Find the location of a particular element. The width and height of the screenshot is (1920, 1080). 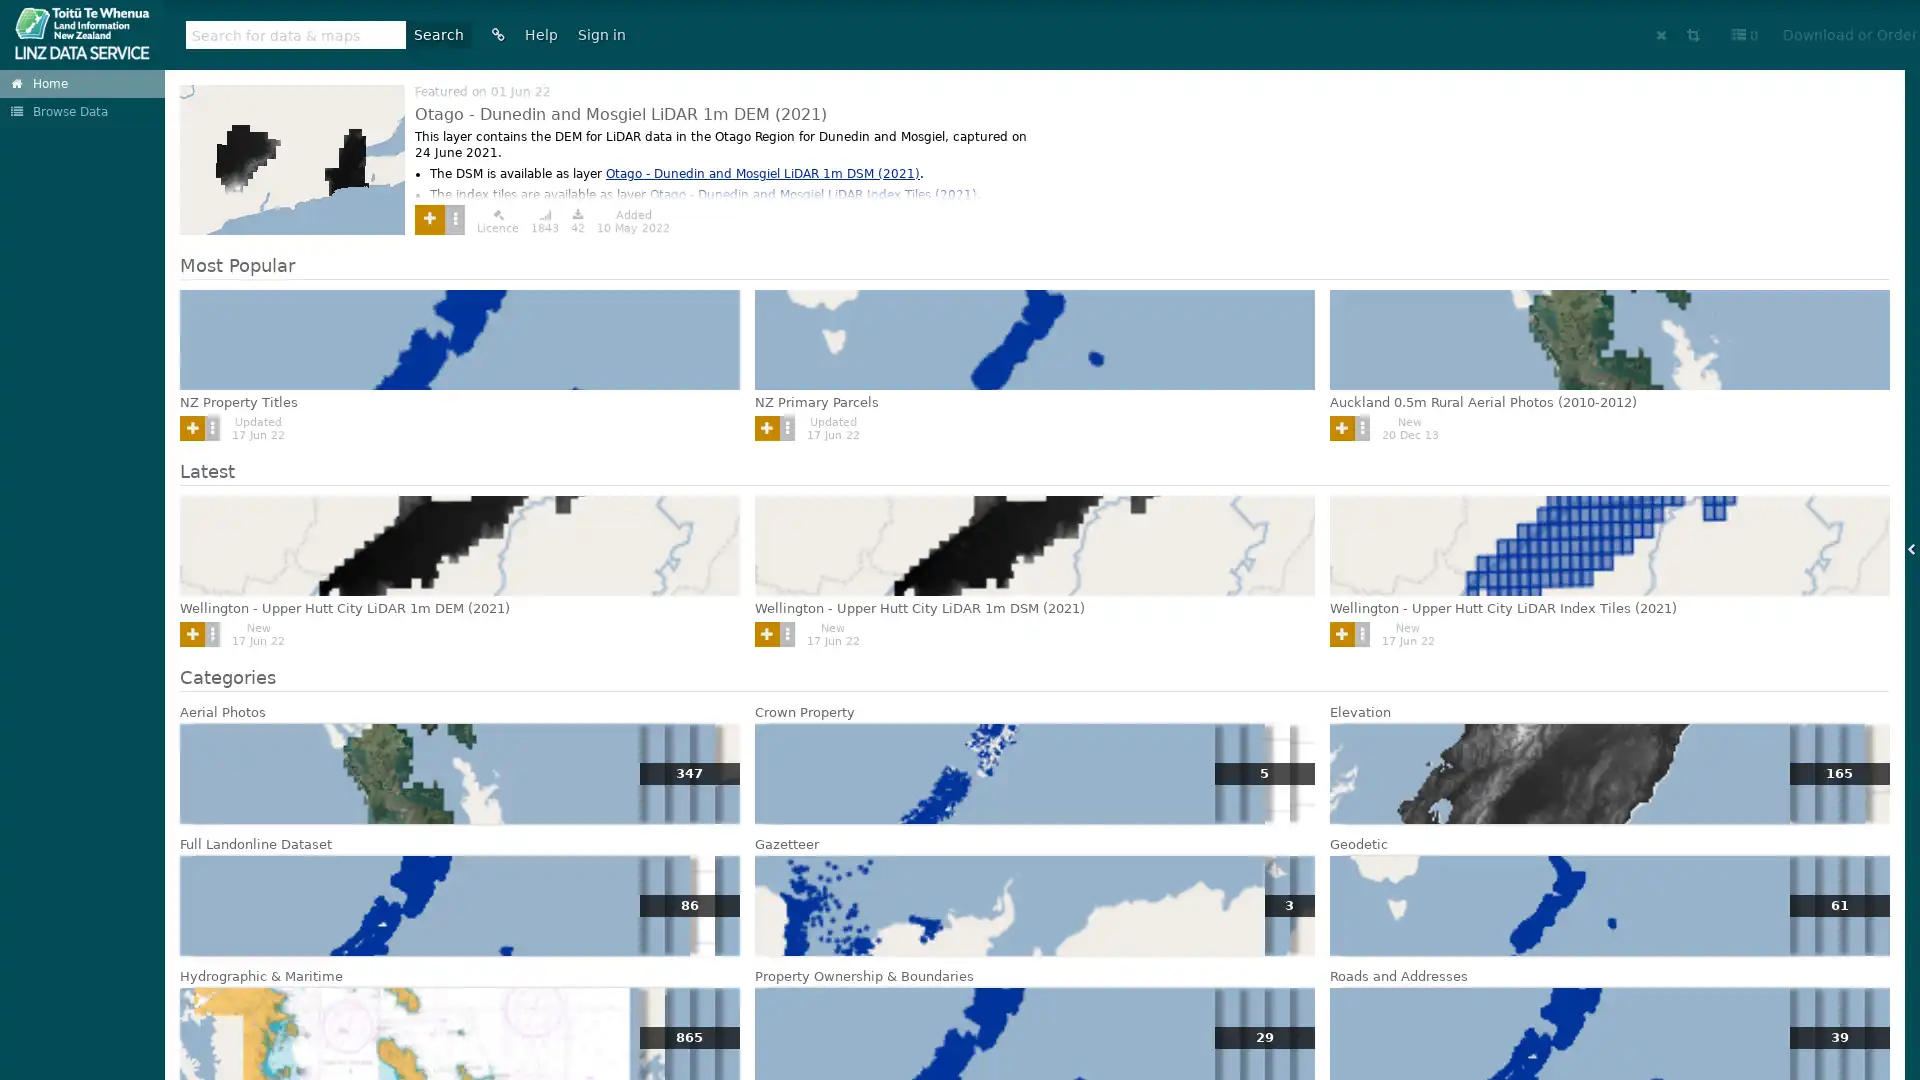

Search is located at coordinates (437, 34).